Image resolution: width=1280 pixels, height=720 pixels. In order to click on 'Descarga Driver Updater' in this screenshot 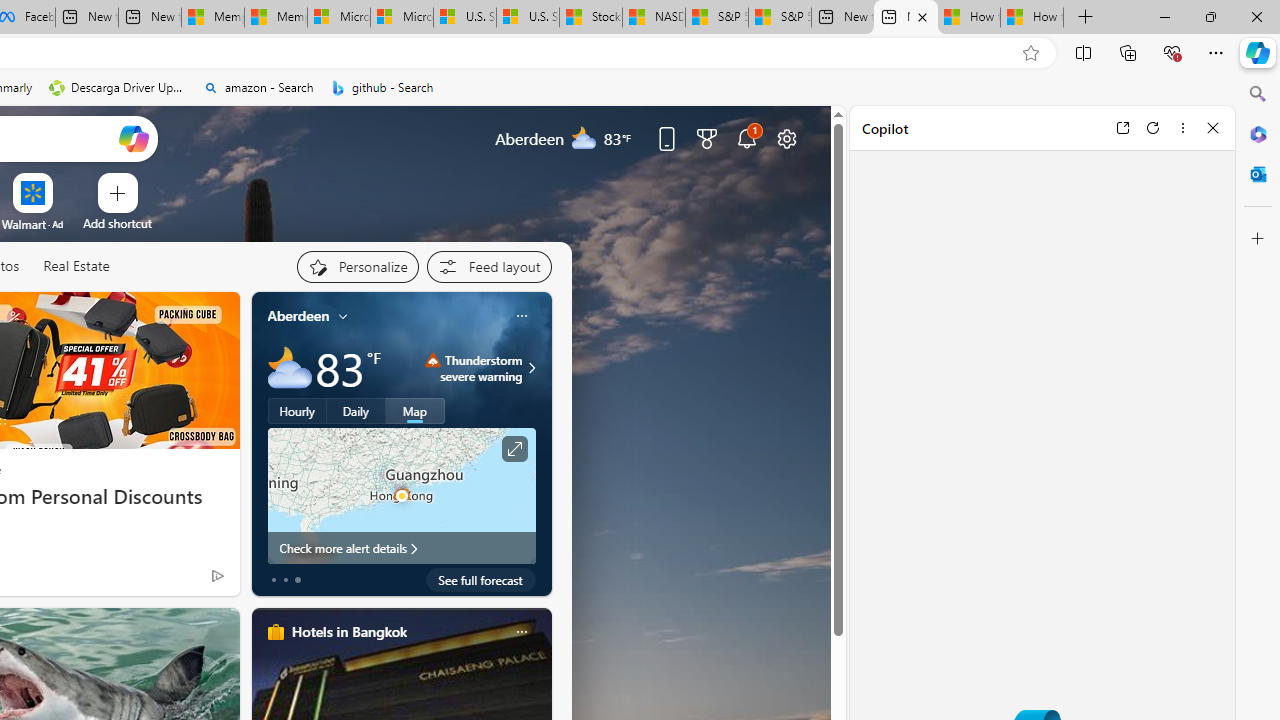, I will do `click(117, 87)`.